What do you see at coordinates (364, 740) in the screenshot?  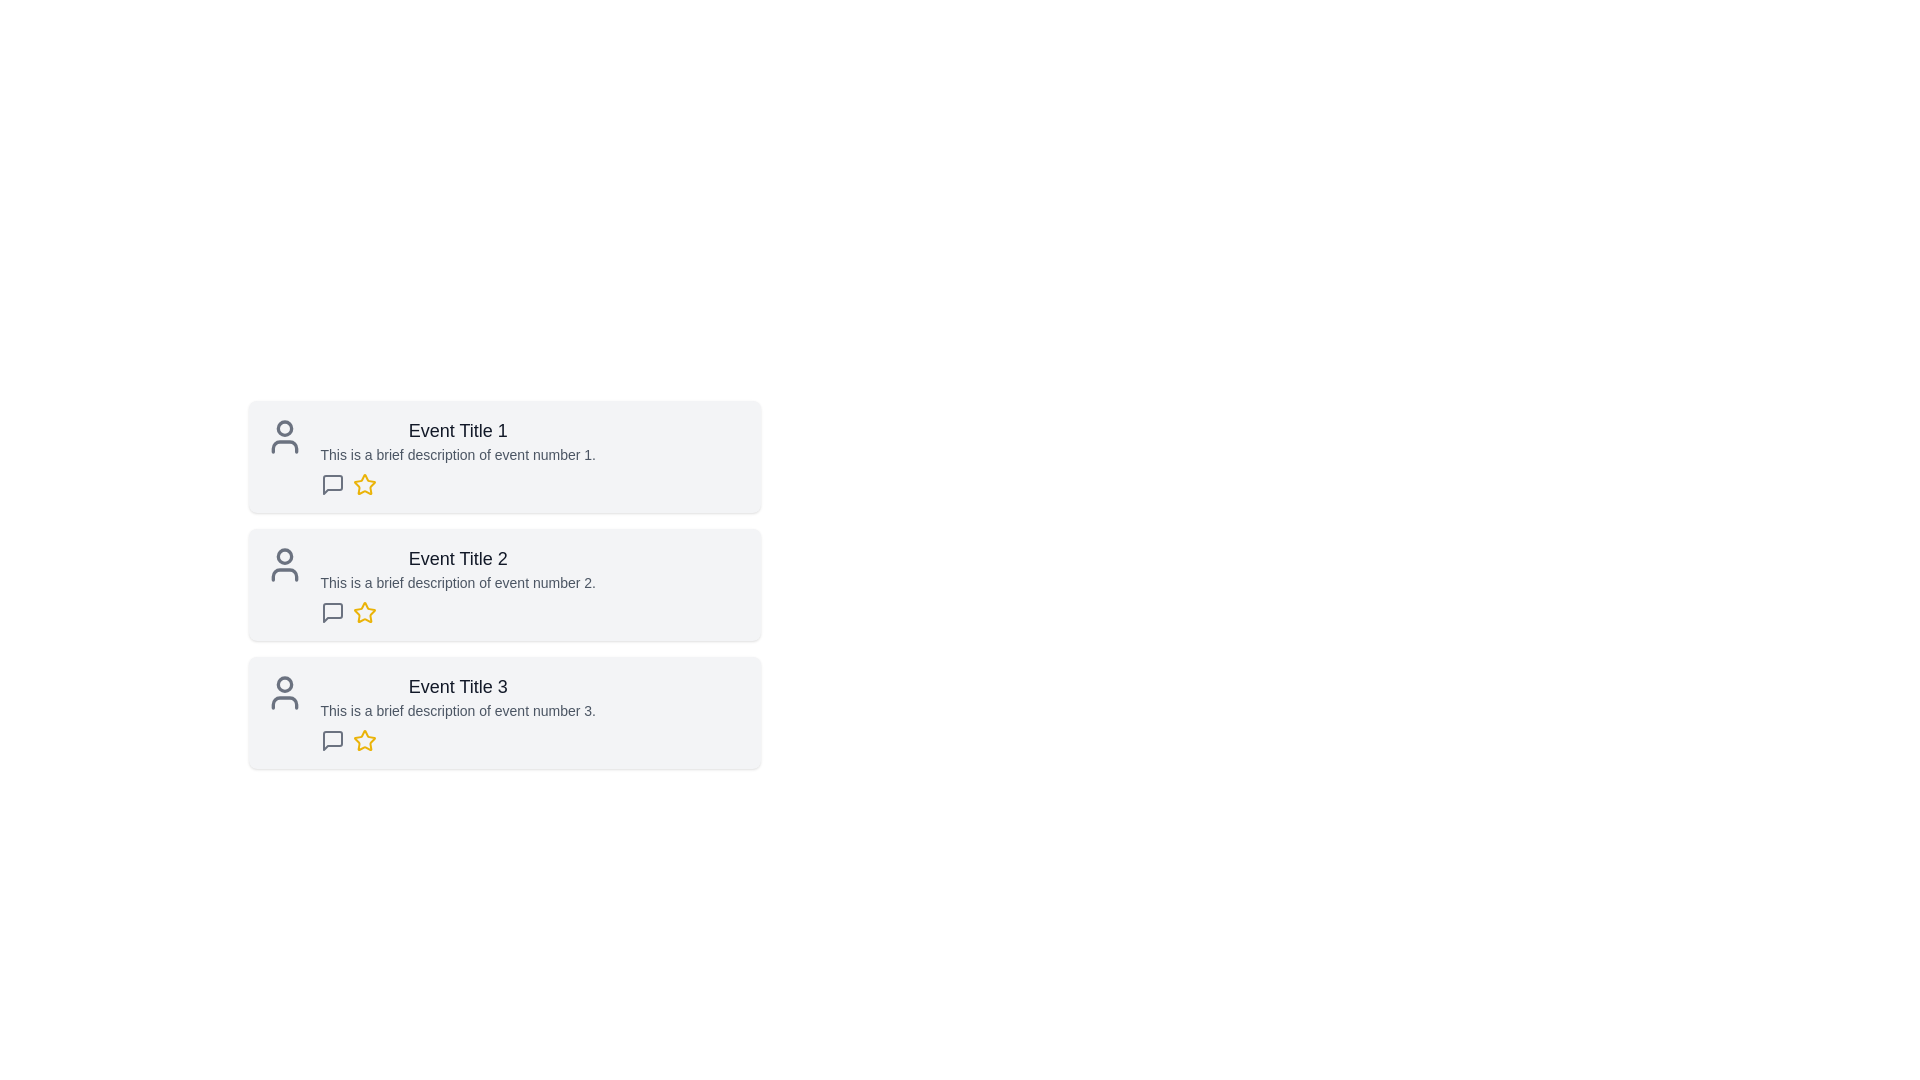 I see `the yellow star-shaped icon located at the bottom-right of the third event card` at bounding box center [364, 740].